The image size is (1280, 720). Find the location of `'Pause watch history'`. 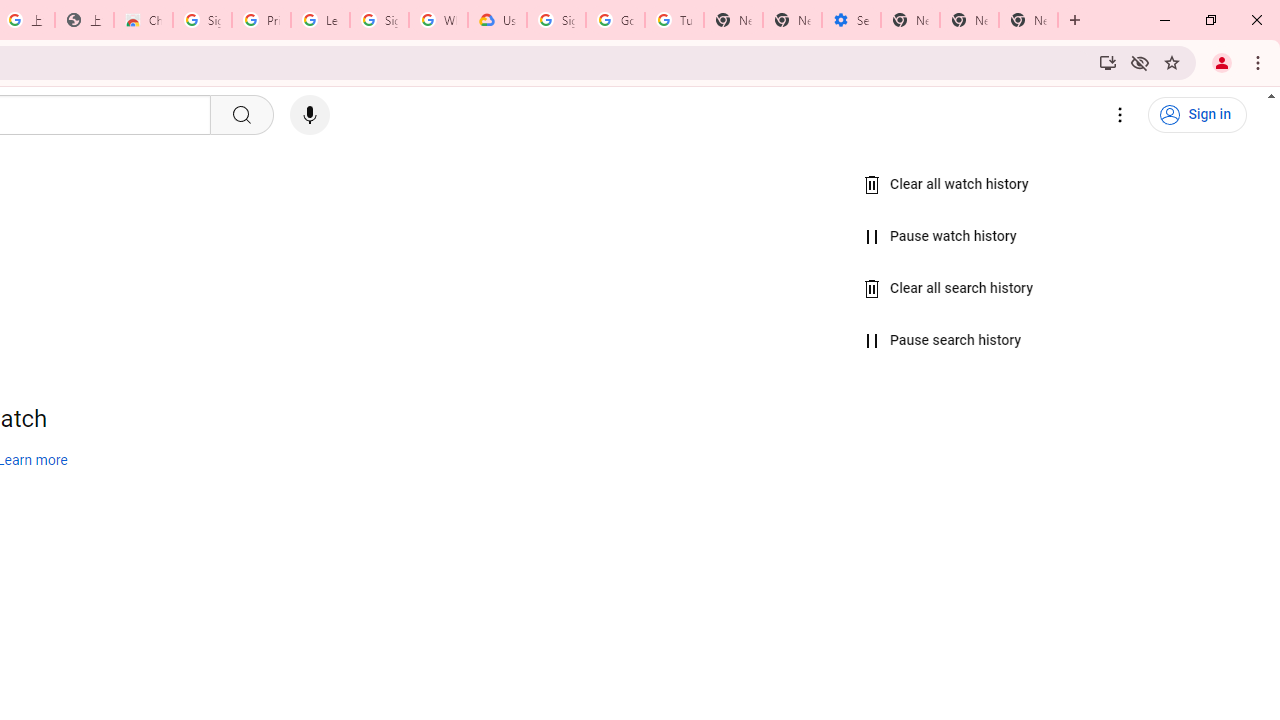

'Pause watch history' is located at coordinates (940, 235).